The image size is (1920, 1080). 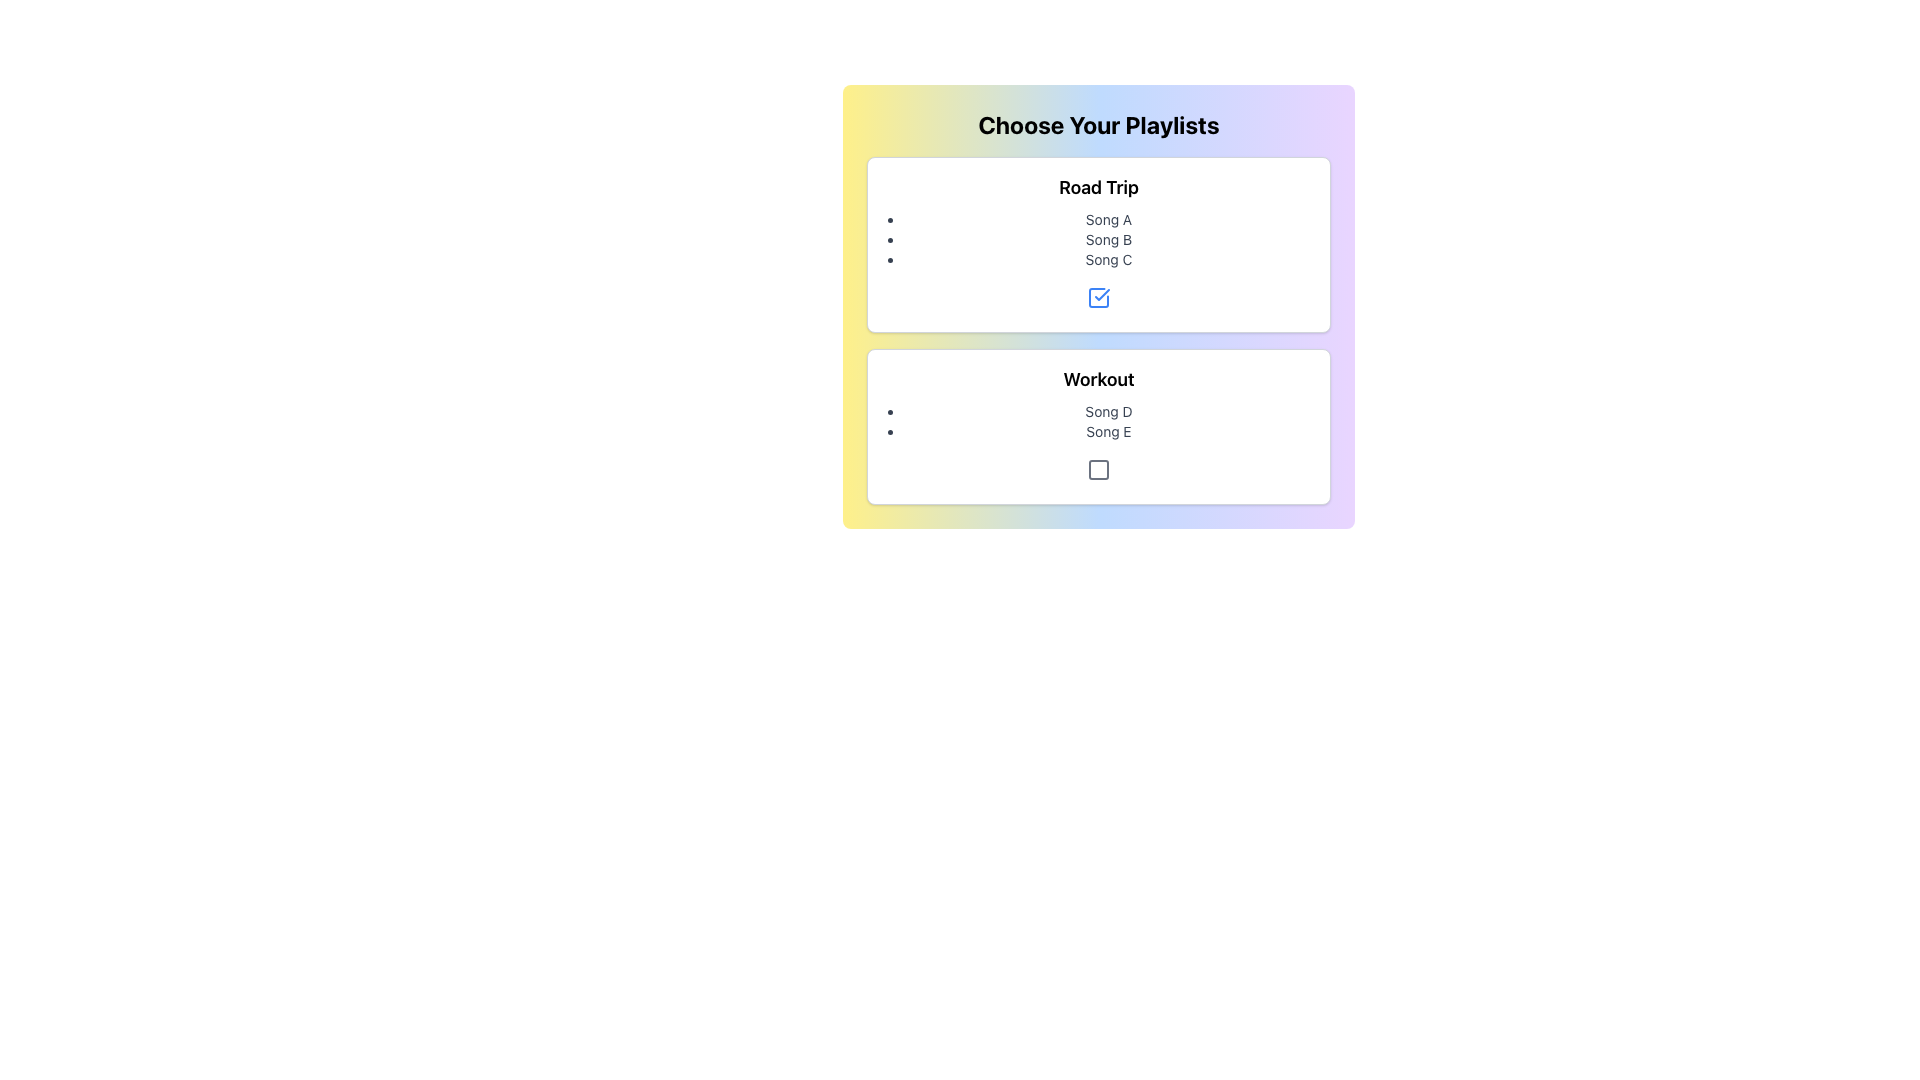 What do you see at coordinates (1098, 470) in the screenshot?
I see `the checkbox located beneath the text 'Song E' in the 'Workout' playlist section` at bounding box center [1098, 470].